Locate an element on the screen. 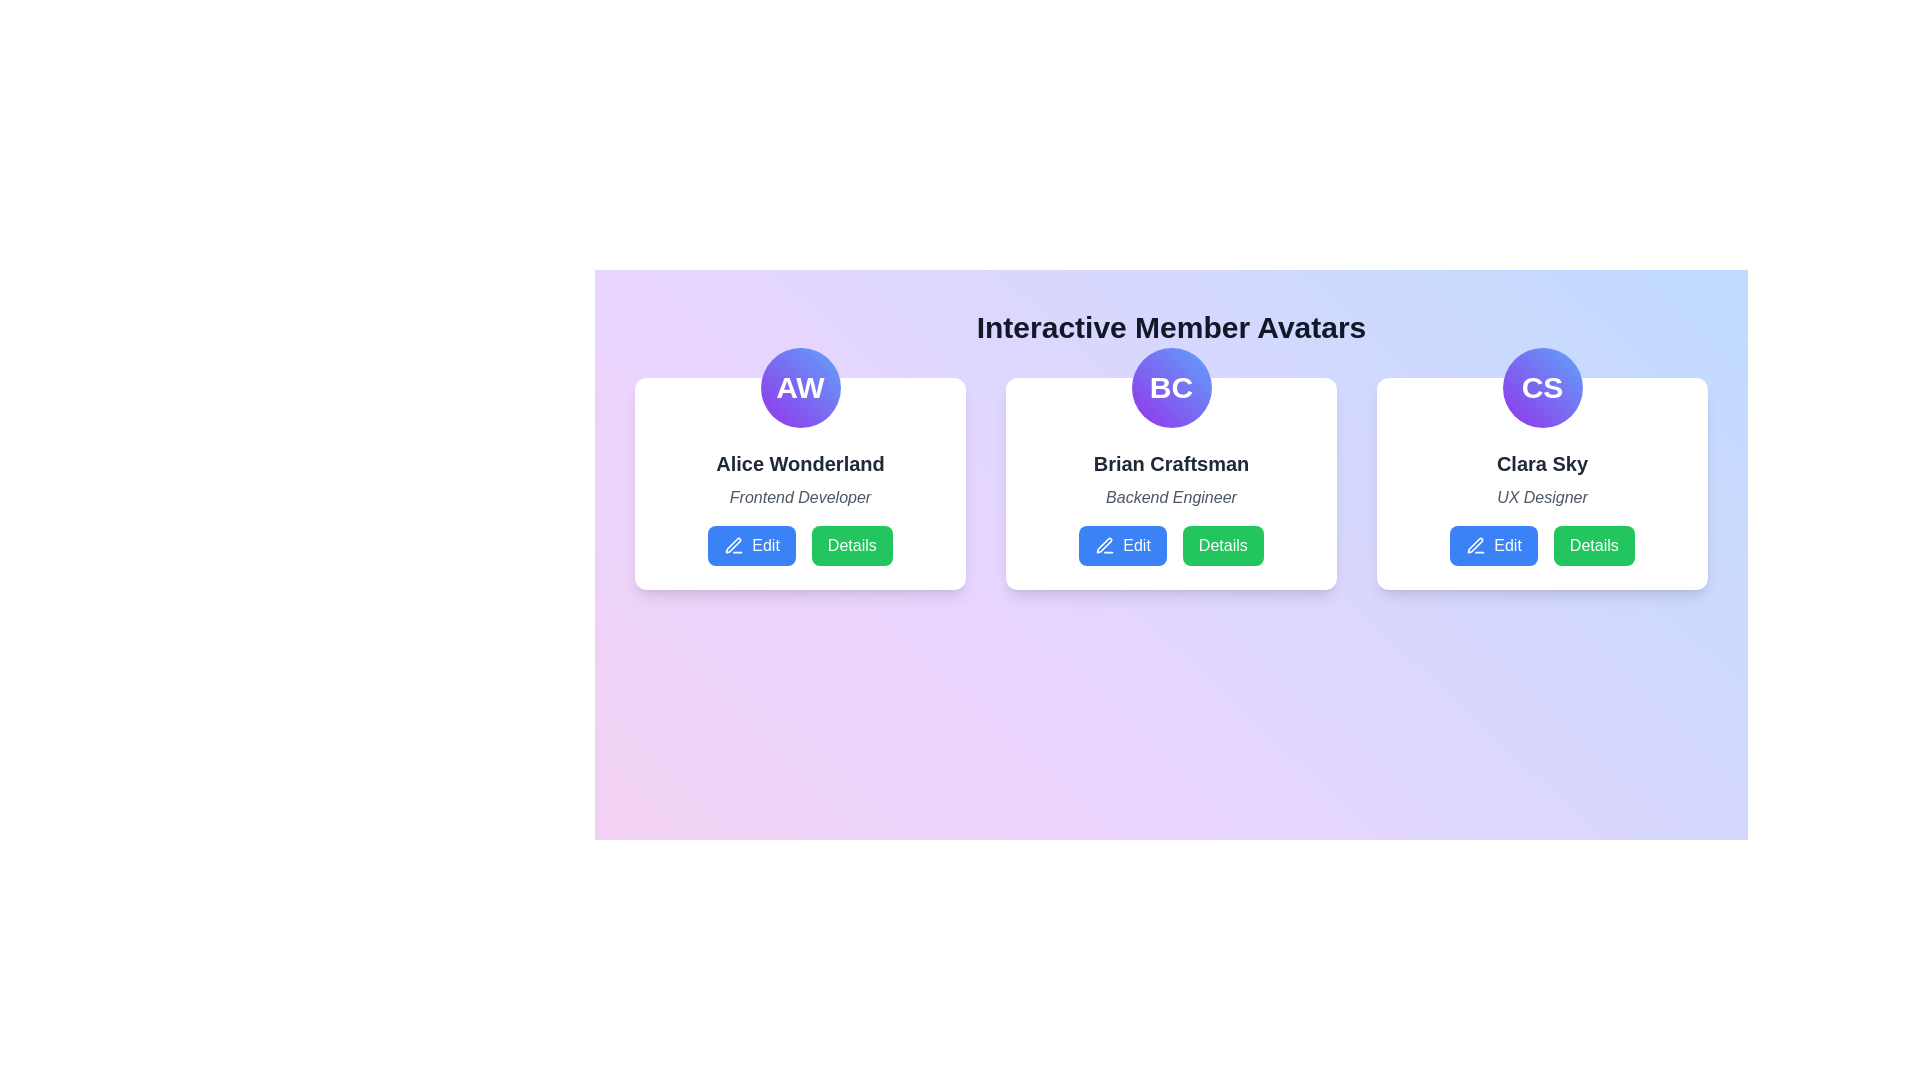 The width and height of the screenshot is (1920, 1080). the circular Avatar Badge containing the text 'CS' in bold, white letters, which is positioned above the card for 'Clara Sky,' the UX Designer is located at coordinates (1541, 388).